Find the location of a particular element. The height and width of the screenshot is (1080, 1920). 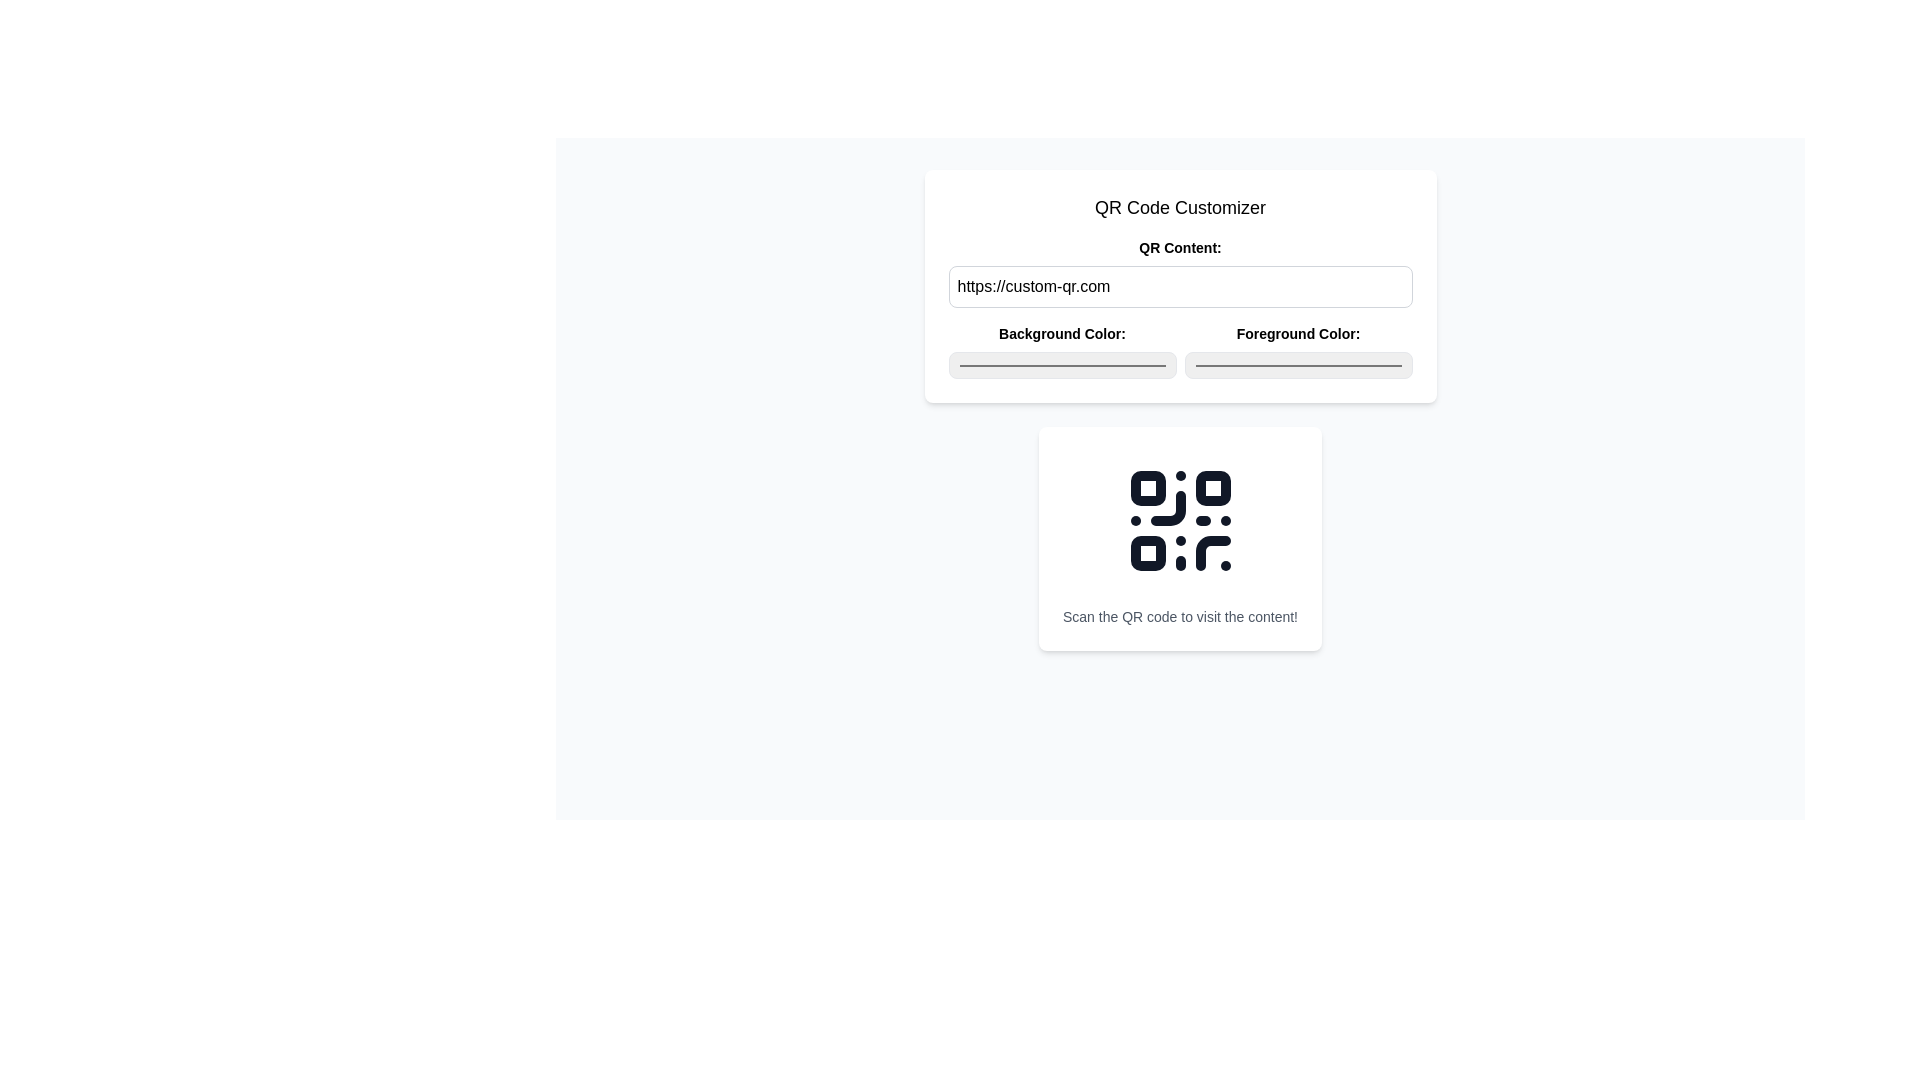

the text label 'QR Content:' which is styled with a smaller font size and bold formatting, located near the top-middle of the interface, above the text input box is located at coordinates (1180, 246).